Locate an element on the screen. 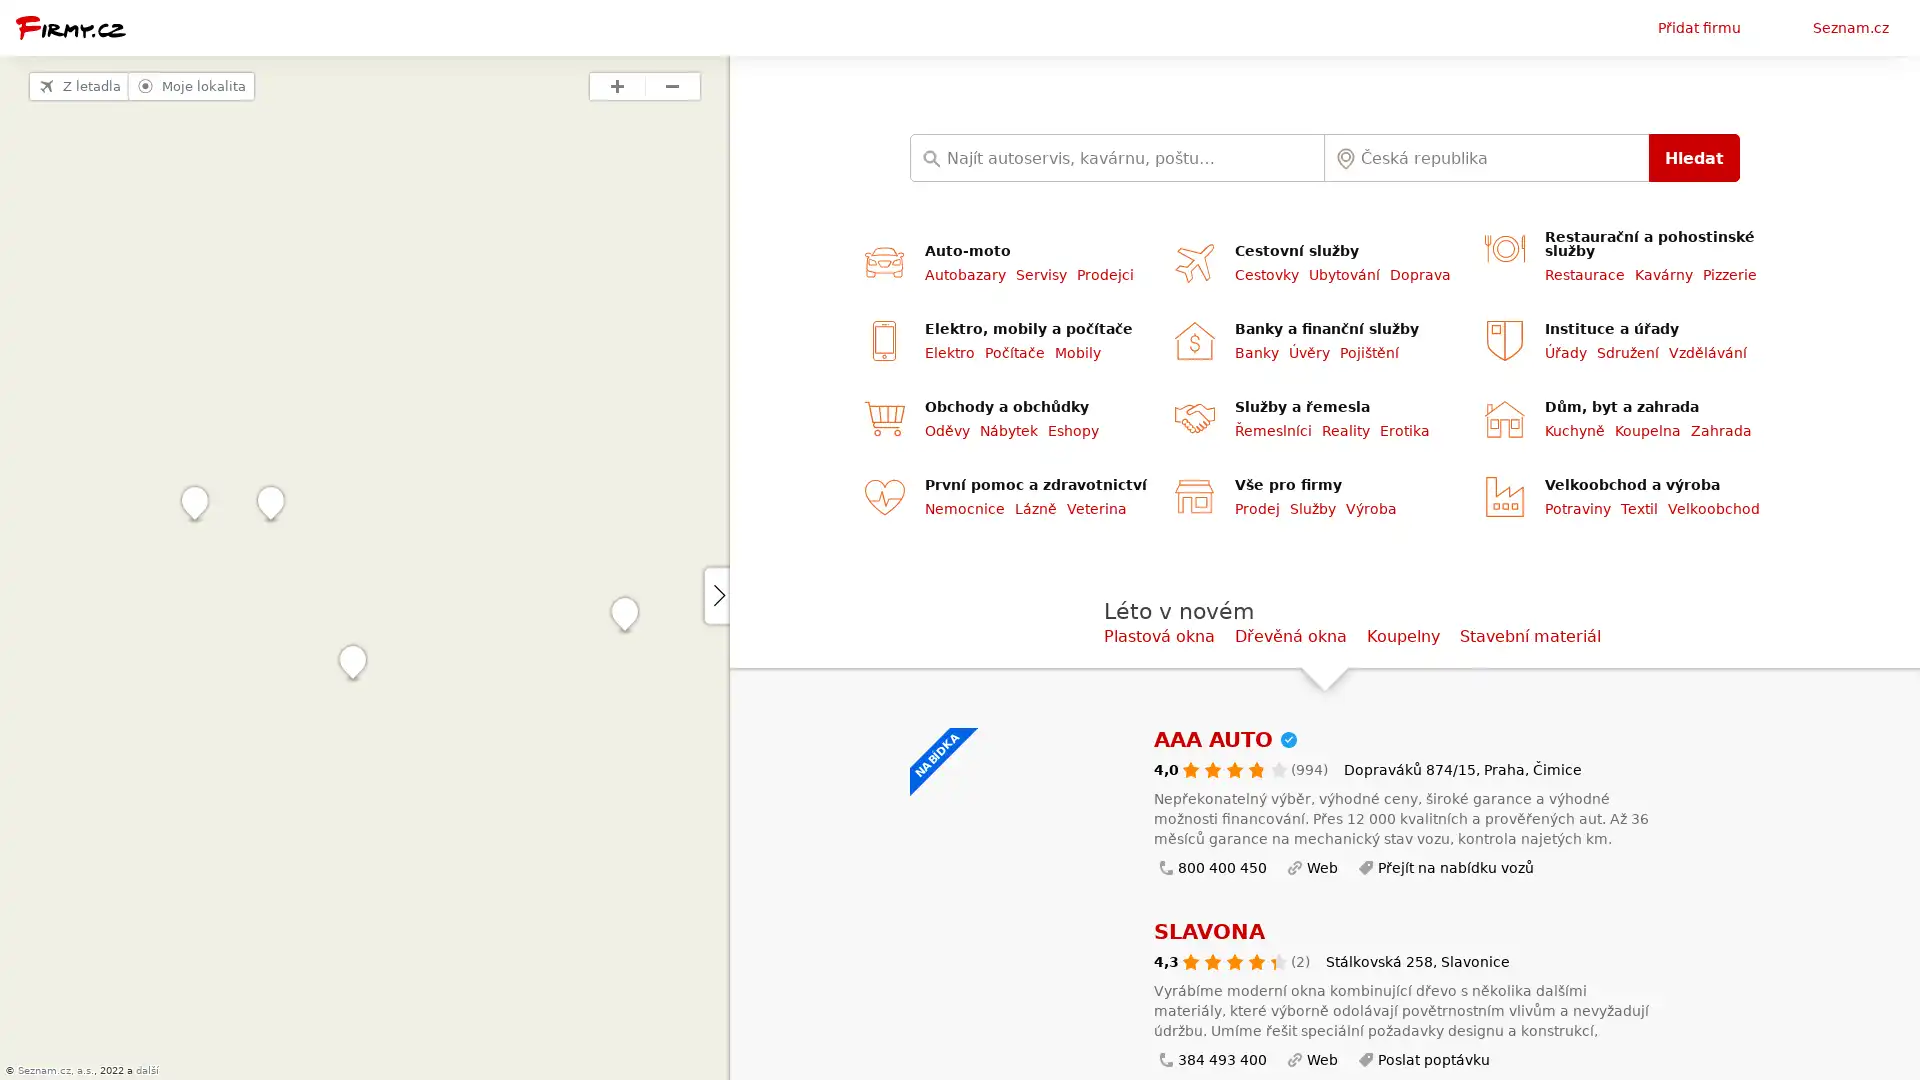  Priblizit is located at coordinates (615, 134).